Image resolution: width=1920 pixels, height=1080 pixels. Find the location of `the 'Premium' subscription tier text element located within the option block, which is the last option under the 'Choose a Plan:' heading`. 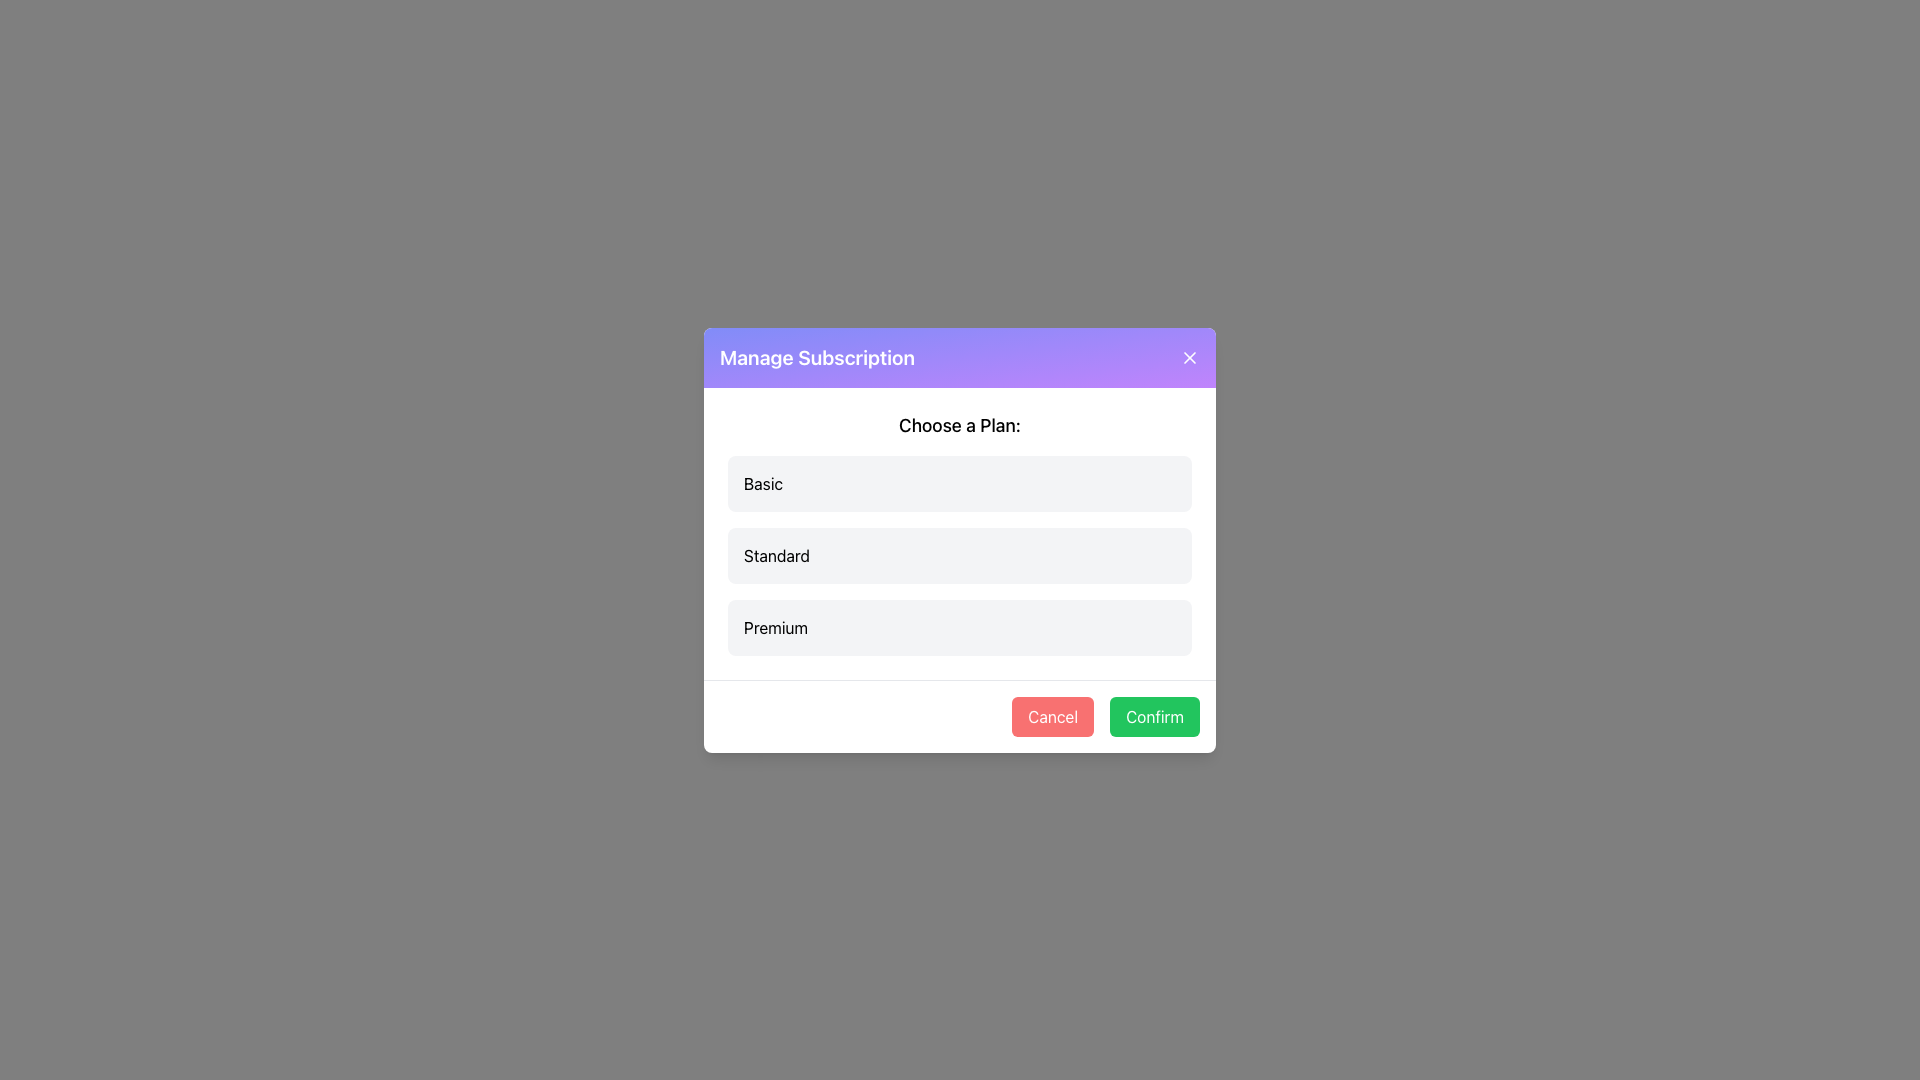

the 'Premium' subscription tier text element located within the option block, which is the last option under the 'Choose a Plan:' heading is located at coordinates (775, 626).